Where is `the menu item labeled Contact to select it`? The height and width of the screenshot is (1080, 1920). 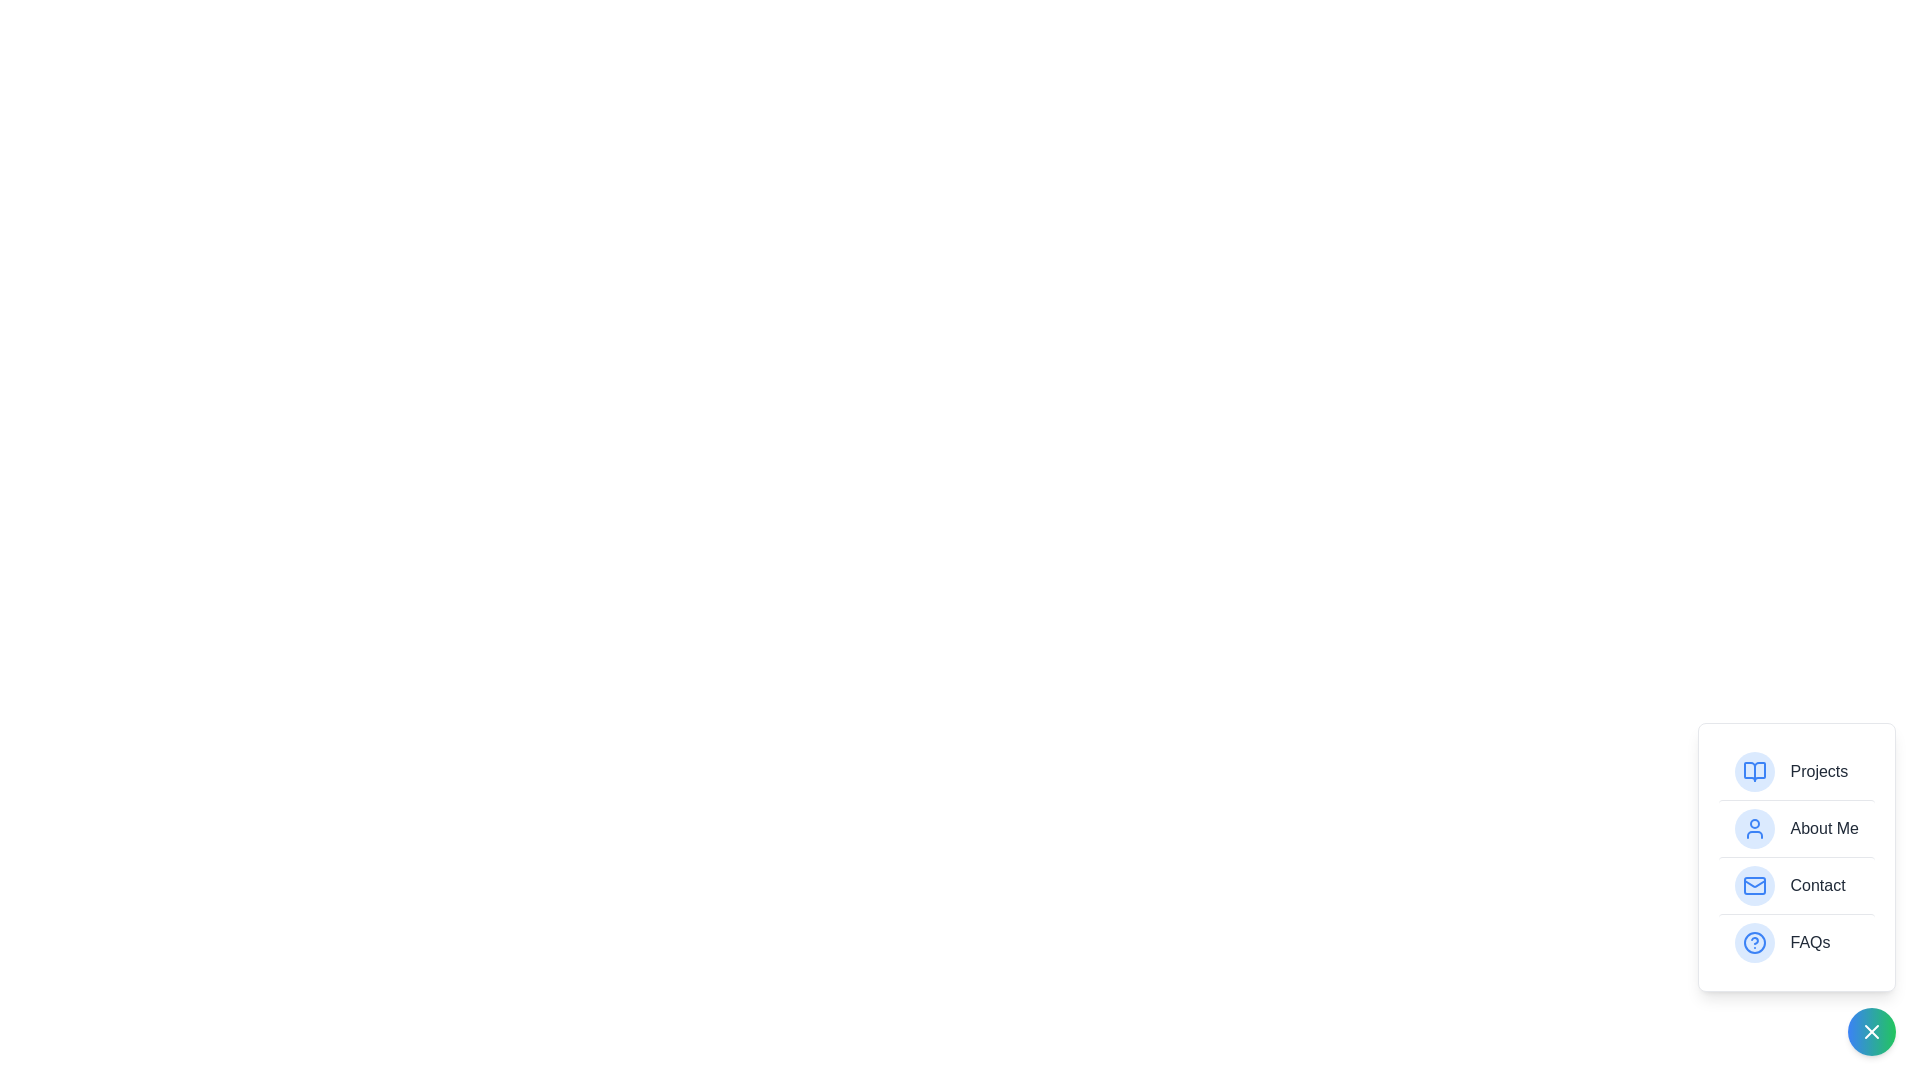
the menu item labeled Contact to select it is located at coordinates (1796, 884).